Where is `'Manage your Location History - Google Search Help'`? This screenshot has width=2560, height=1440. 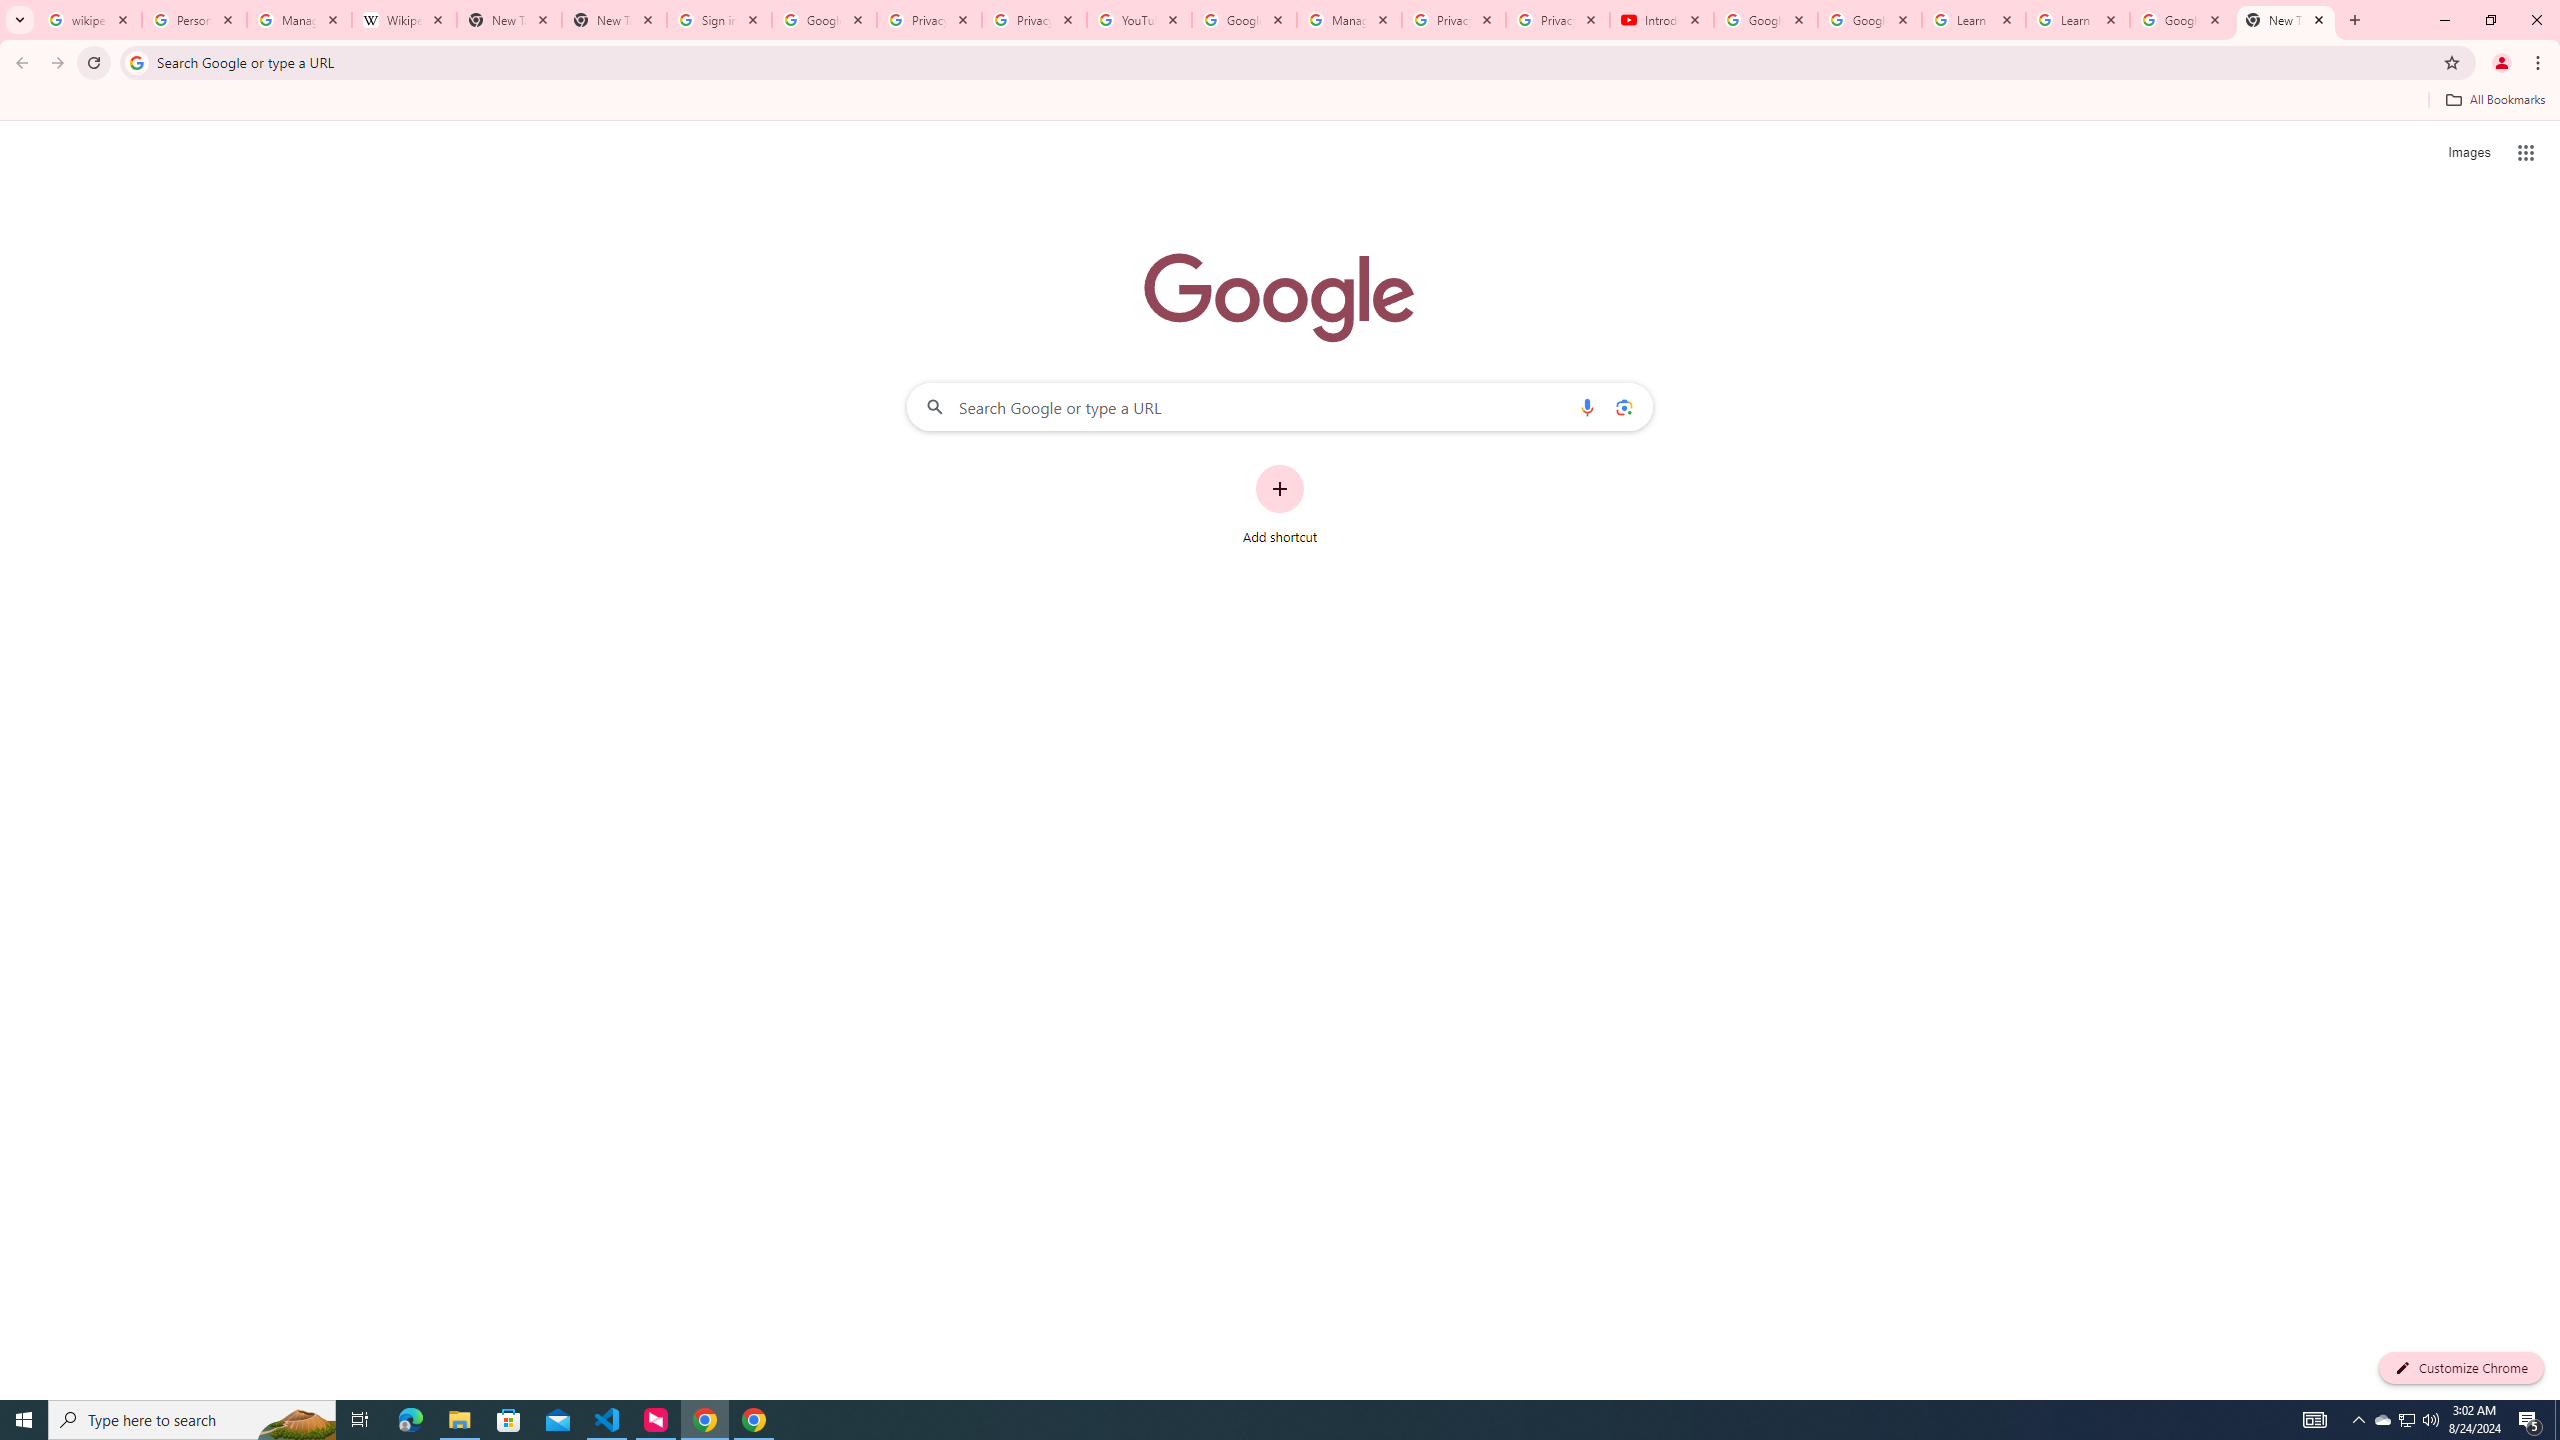 'Manage your Location History - Google Search Help' is located at coordinates (298, 19).